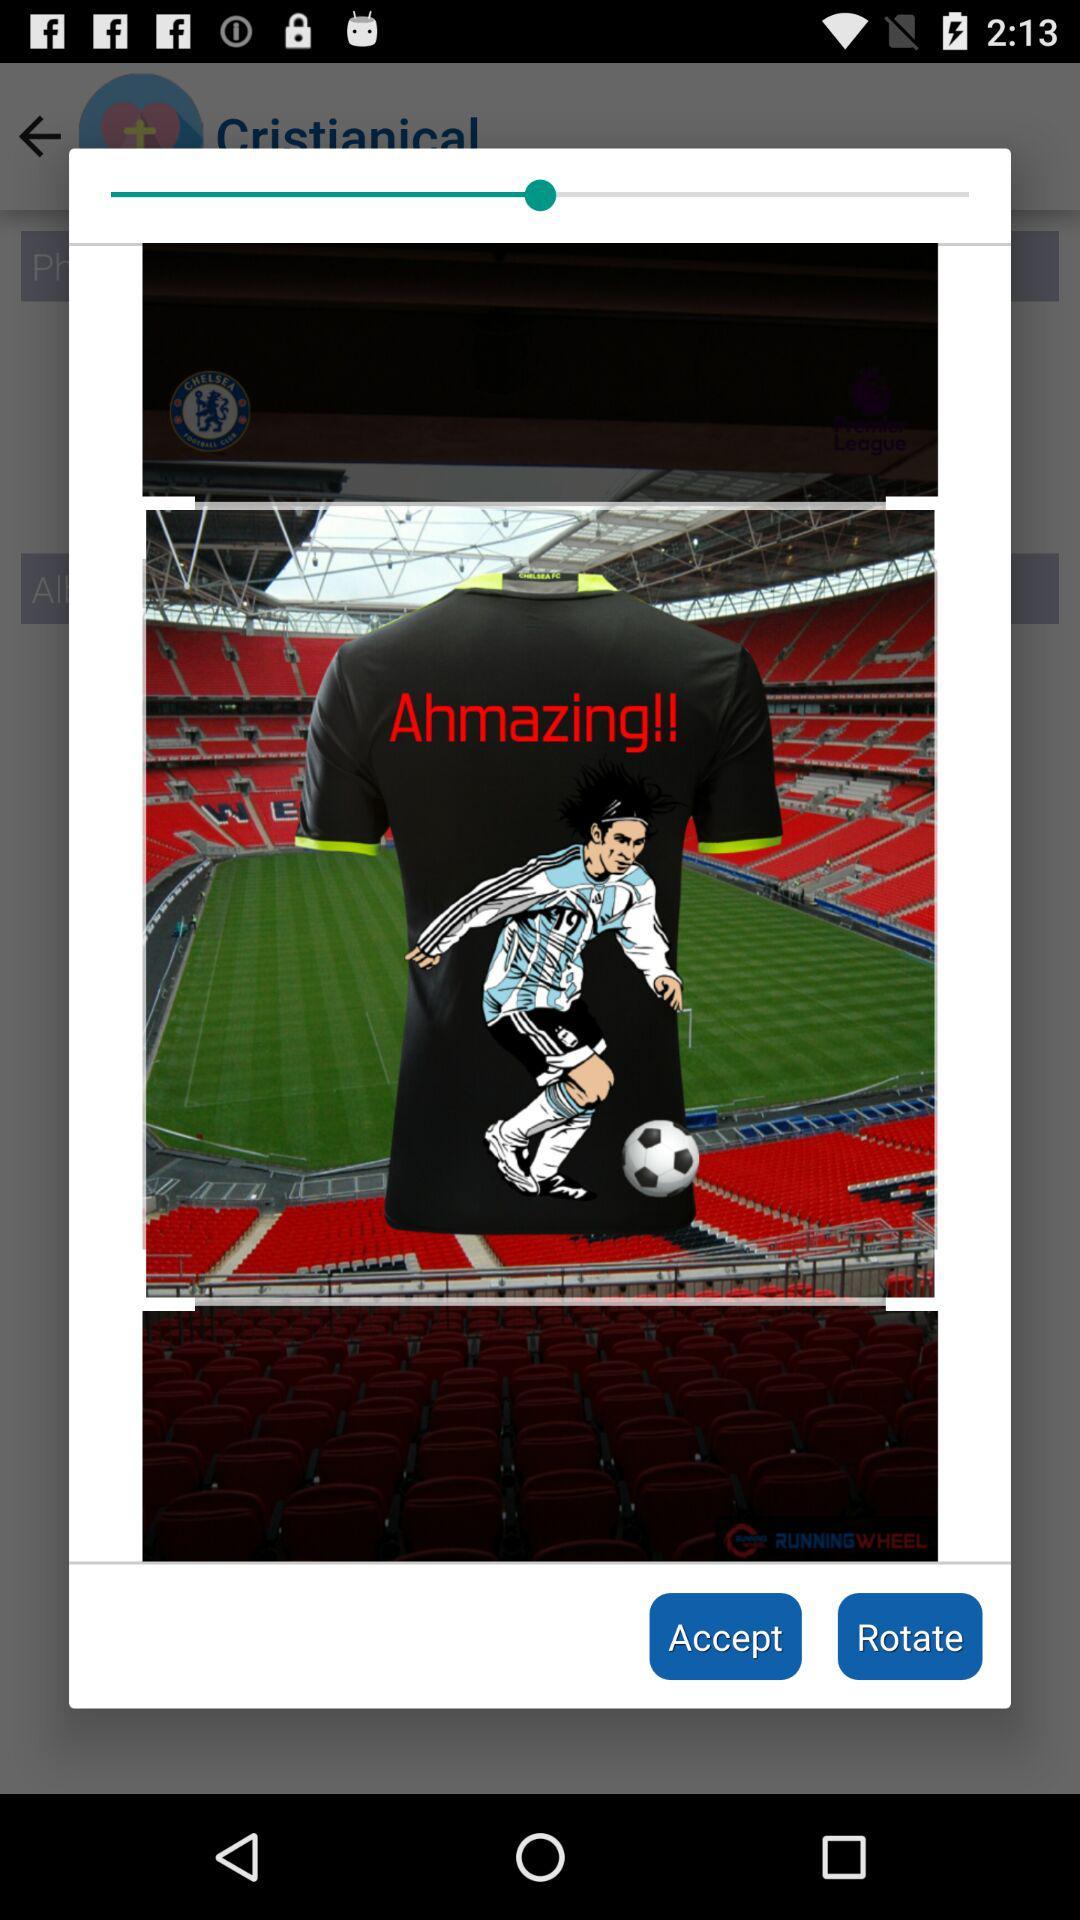 The height and width of the screenshot is (1920, 1080). Describe the element at coordinates (910, 1636) in the screenshot. I see `the item to the right of accept item` at that location.